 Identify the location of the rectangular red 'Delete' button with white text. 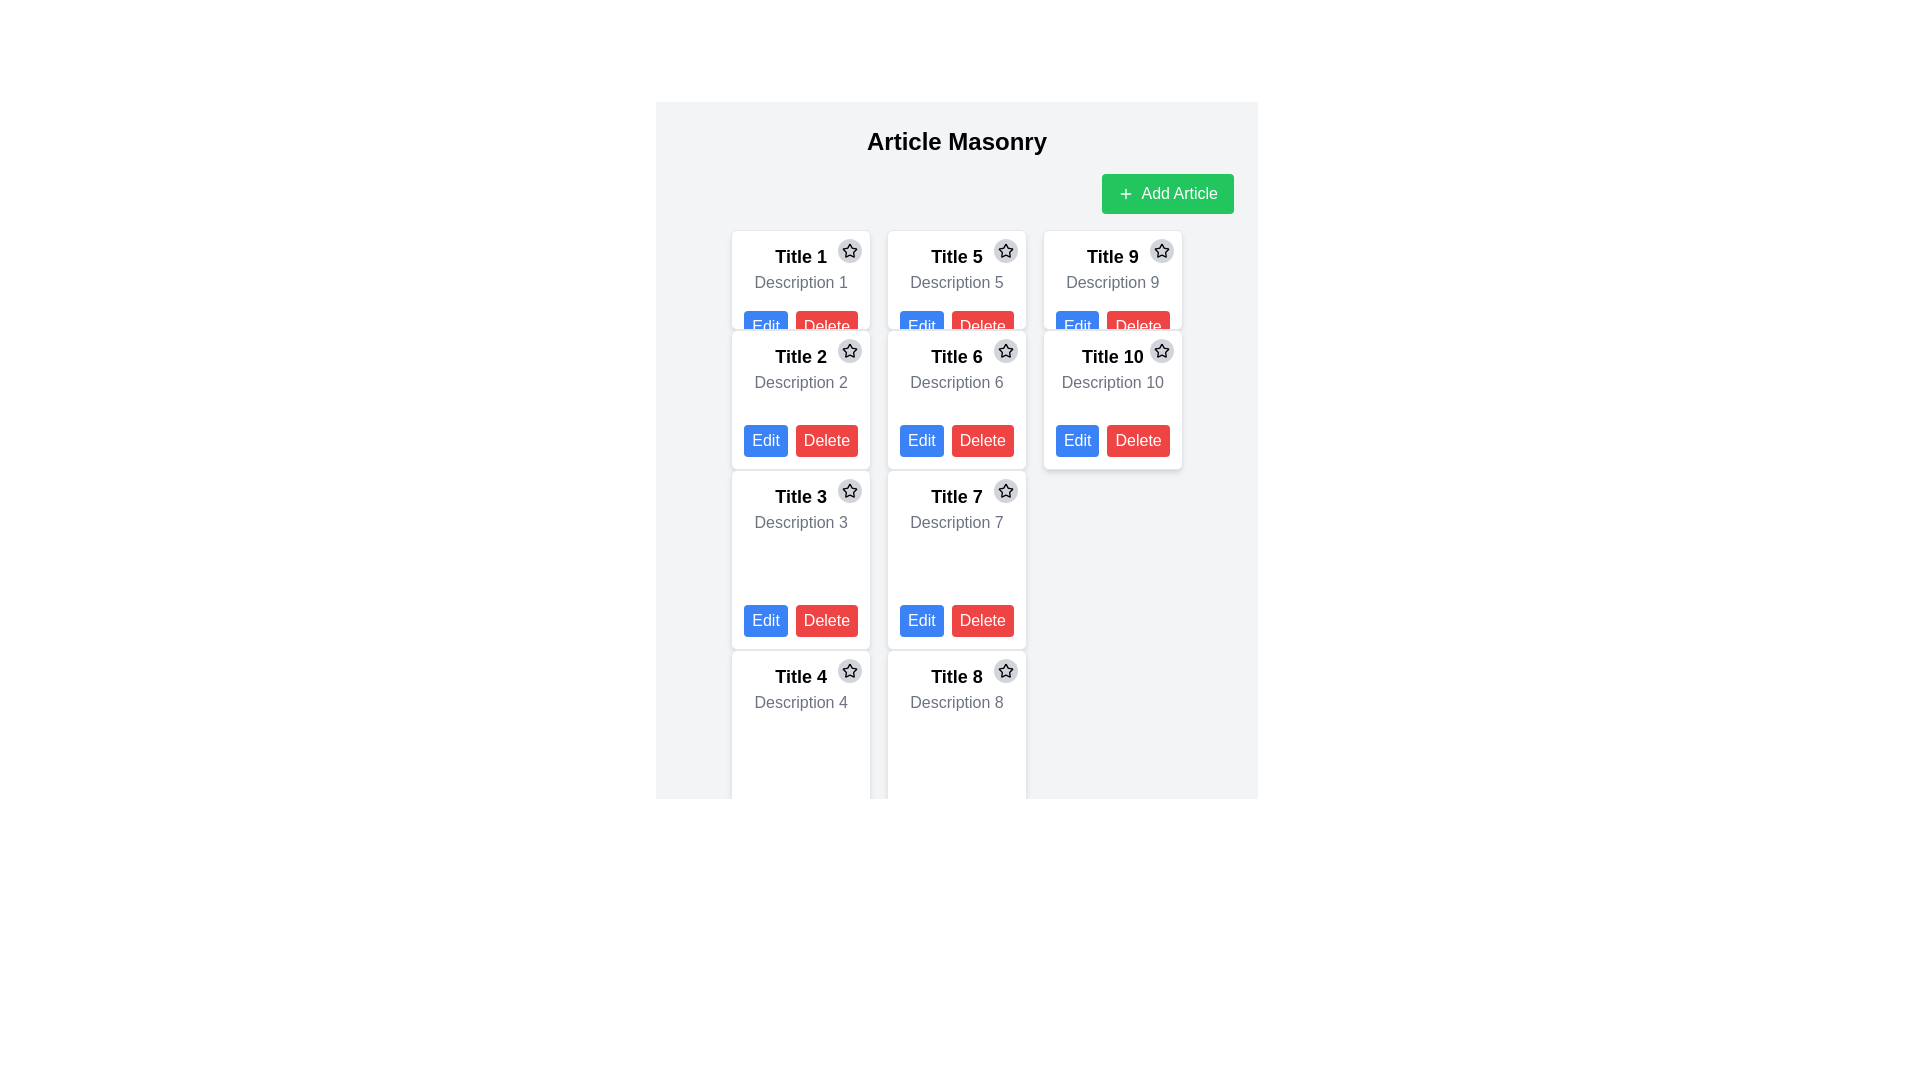
(982, 439).